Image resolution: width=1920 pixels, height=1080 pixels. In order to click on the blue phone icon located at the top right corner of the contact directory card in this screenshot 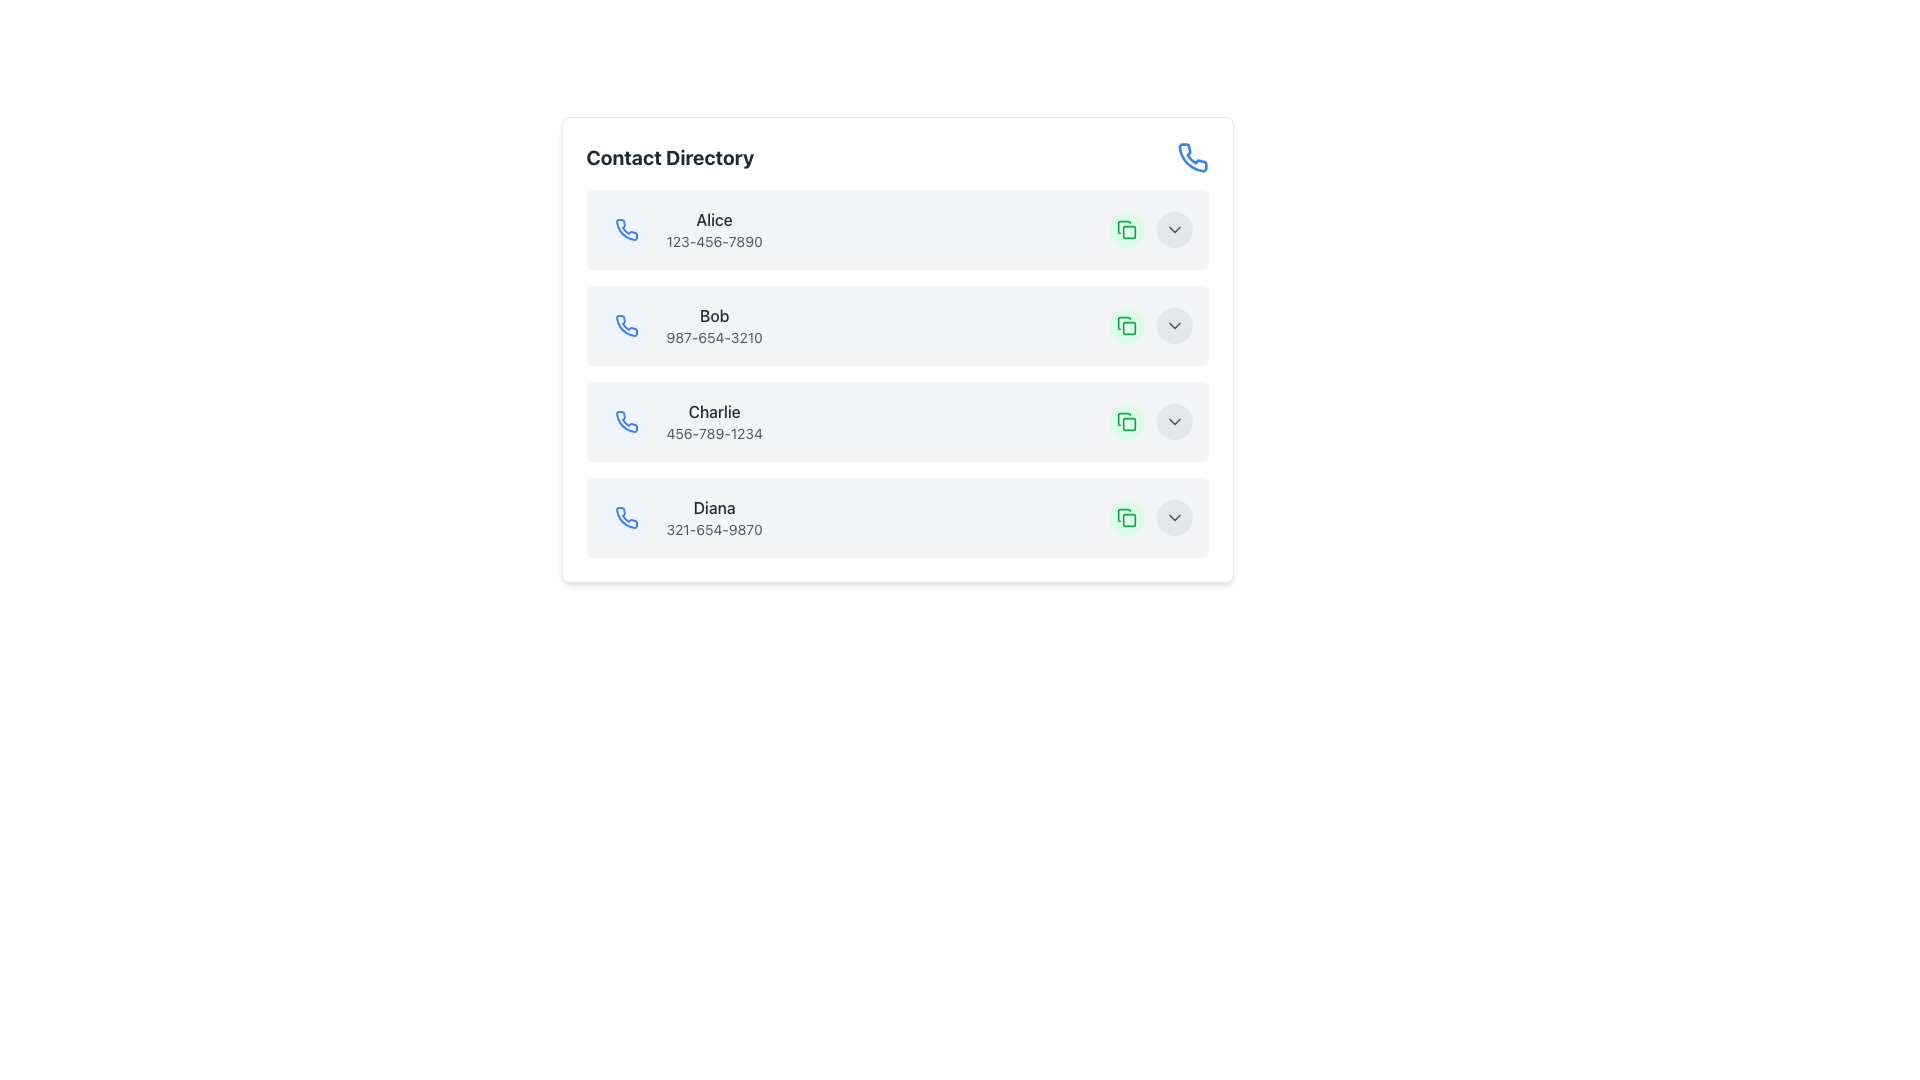, I will do `click(1191, 156)`.